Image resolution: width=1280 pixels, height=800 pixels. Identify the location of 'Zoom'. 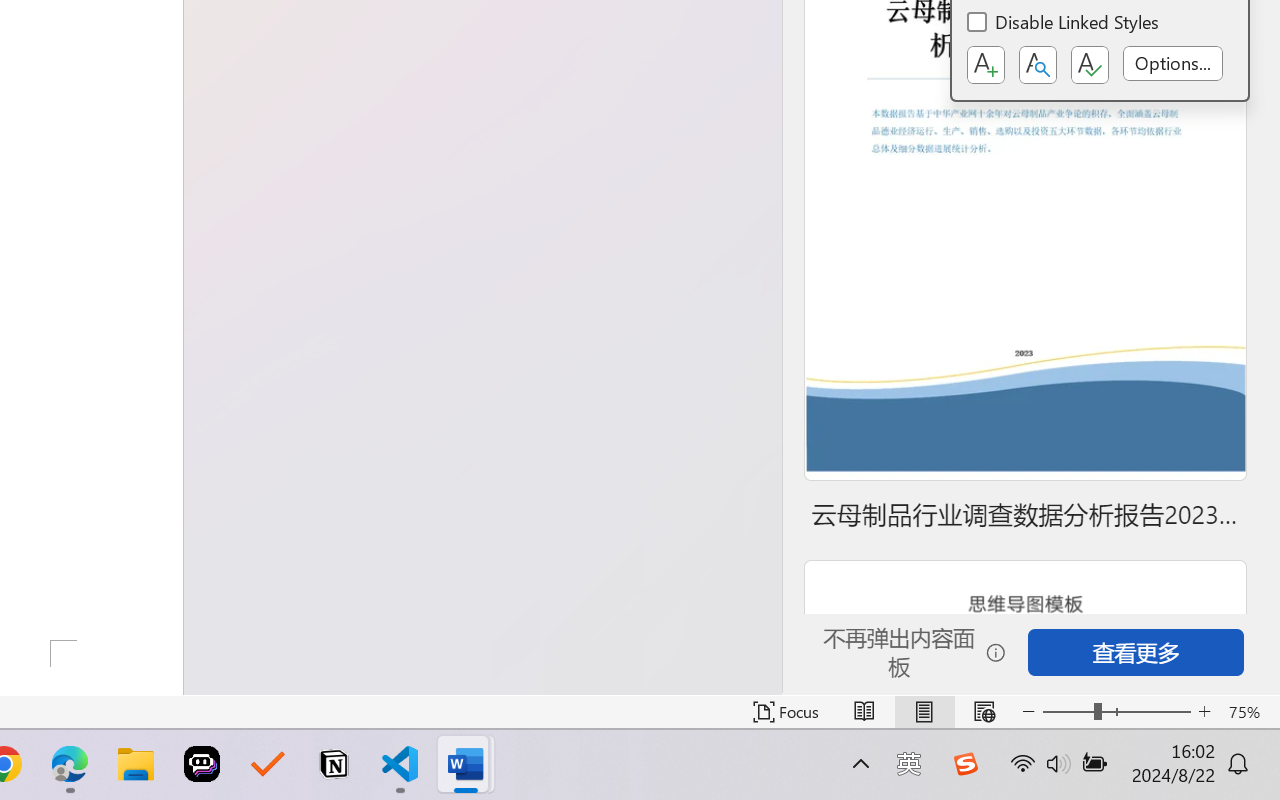
(1115, 711).